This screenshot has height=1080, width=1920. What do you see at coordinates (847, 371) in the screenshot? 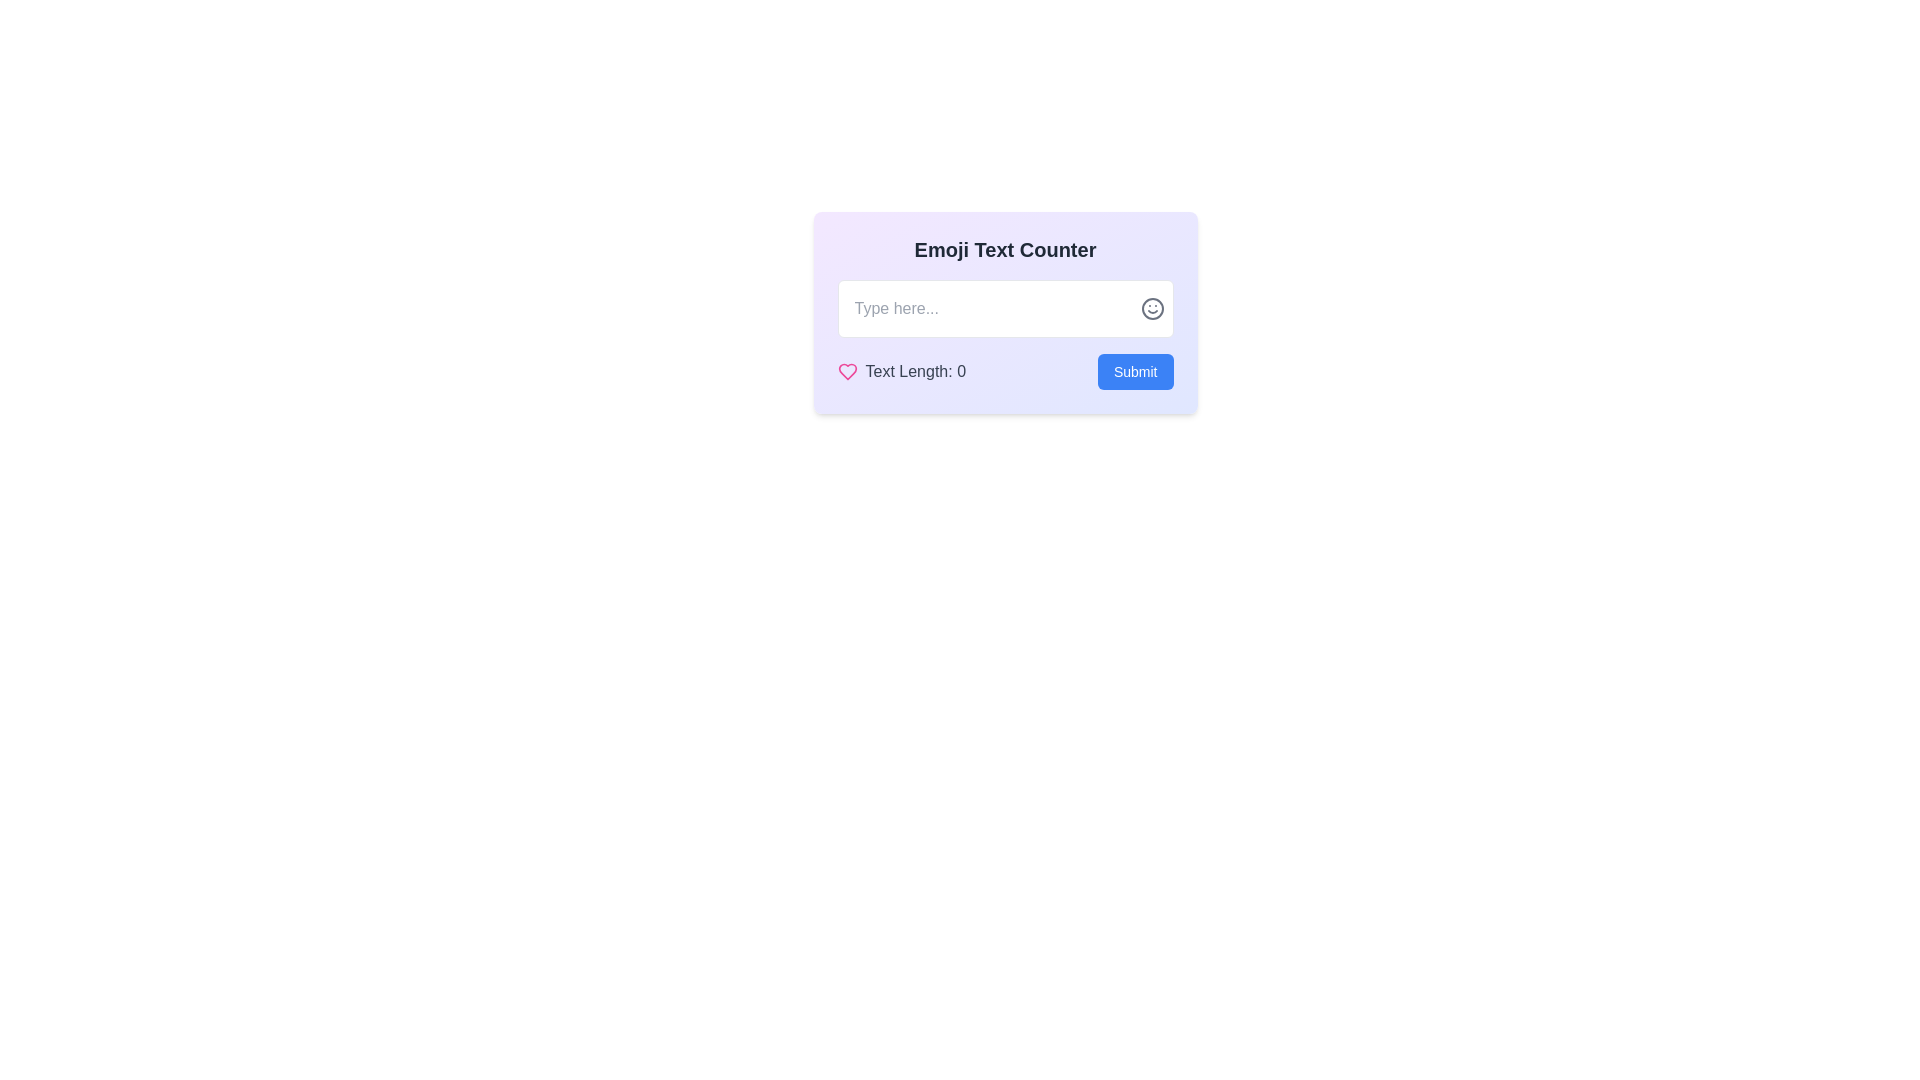
I see `the heart-shaped pink vector graphic icon that reflects a romantic theme, located near the center of the 'Emoji Text Counter' interface` at bounding box center [847, 371].